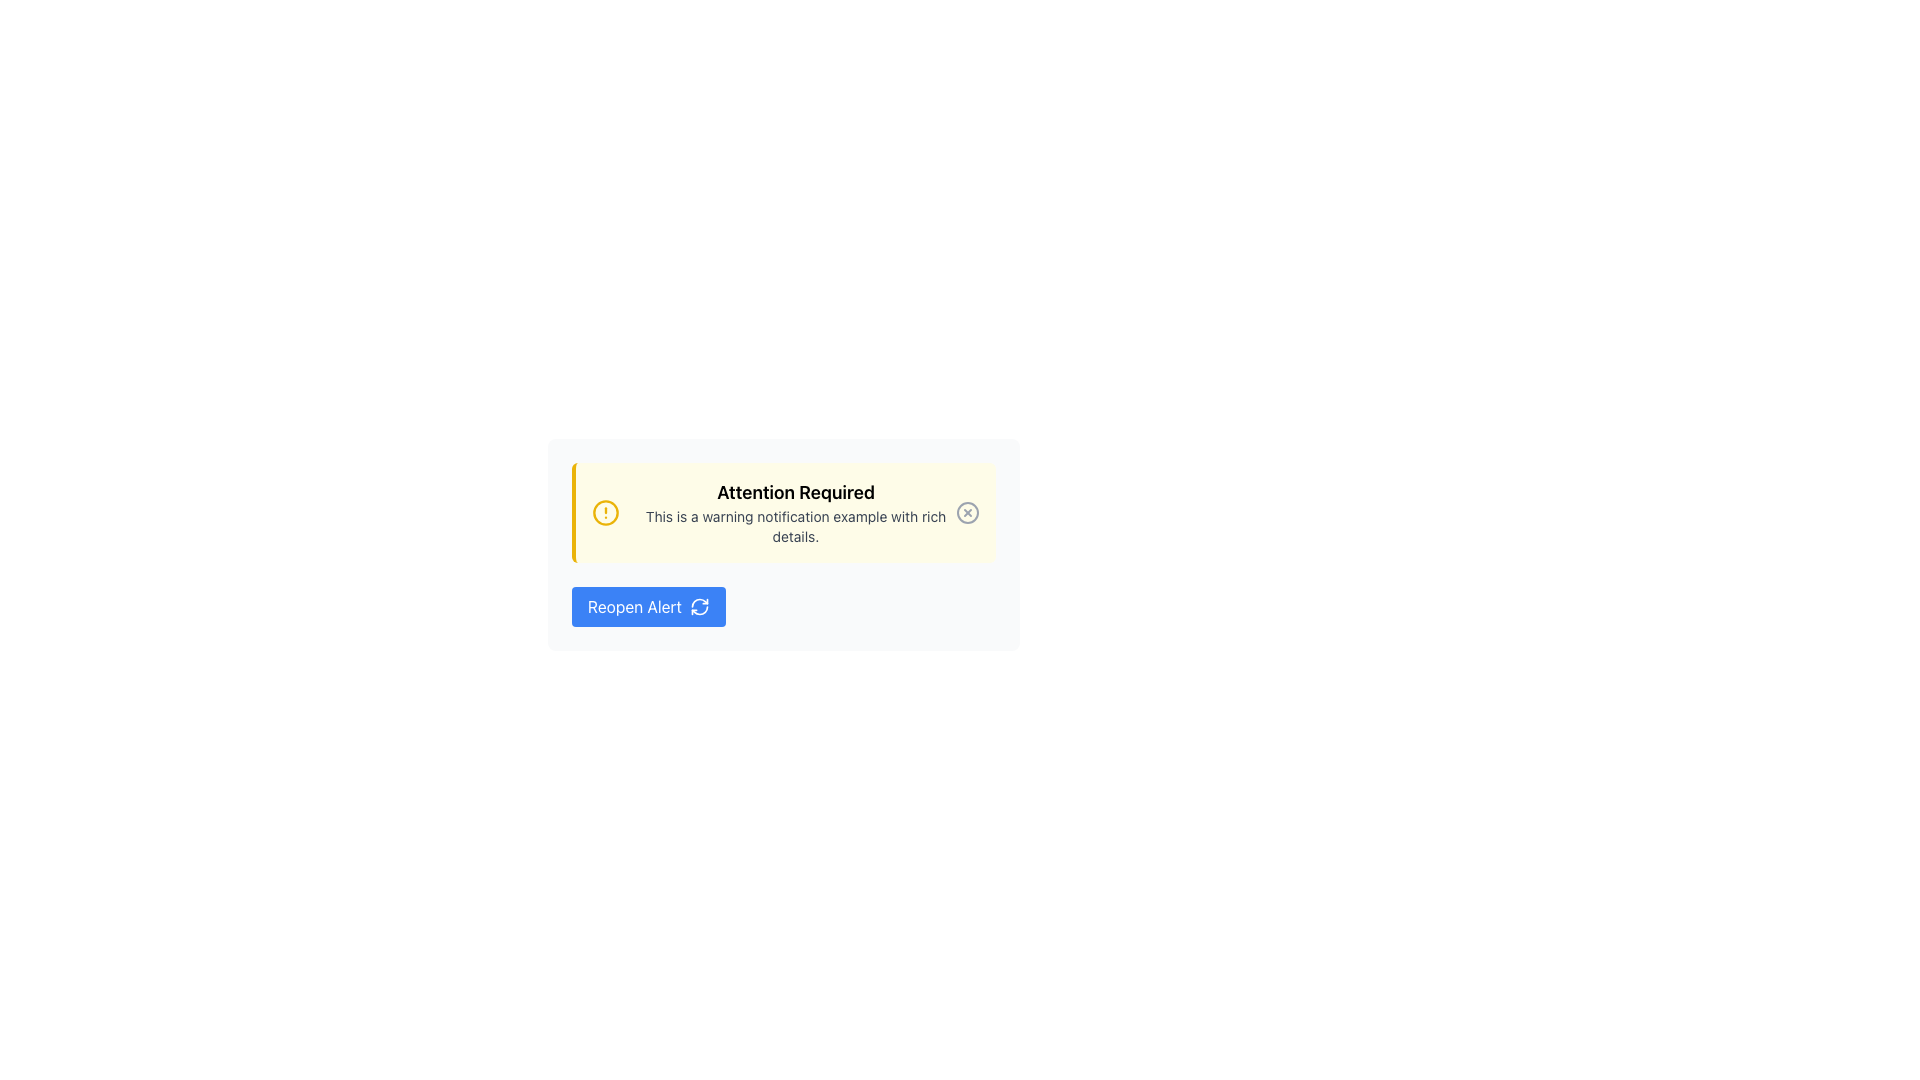 The width and height of the screenshot is (1920, 1080). What do you see at coordinates (795, 512) in the screenshot?
I see `the informational warning text displayed in the yellow warning box, positioned between an icon on the left and a close button on the right` at bounding box center [795, 512].